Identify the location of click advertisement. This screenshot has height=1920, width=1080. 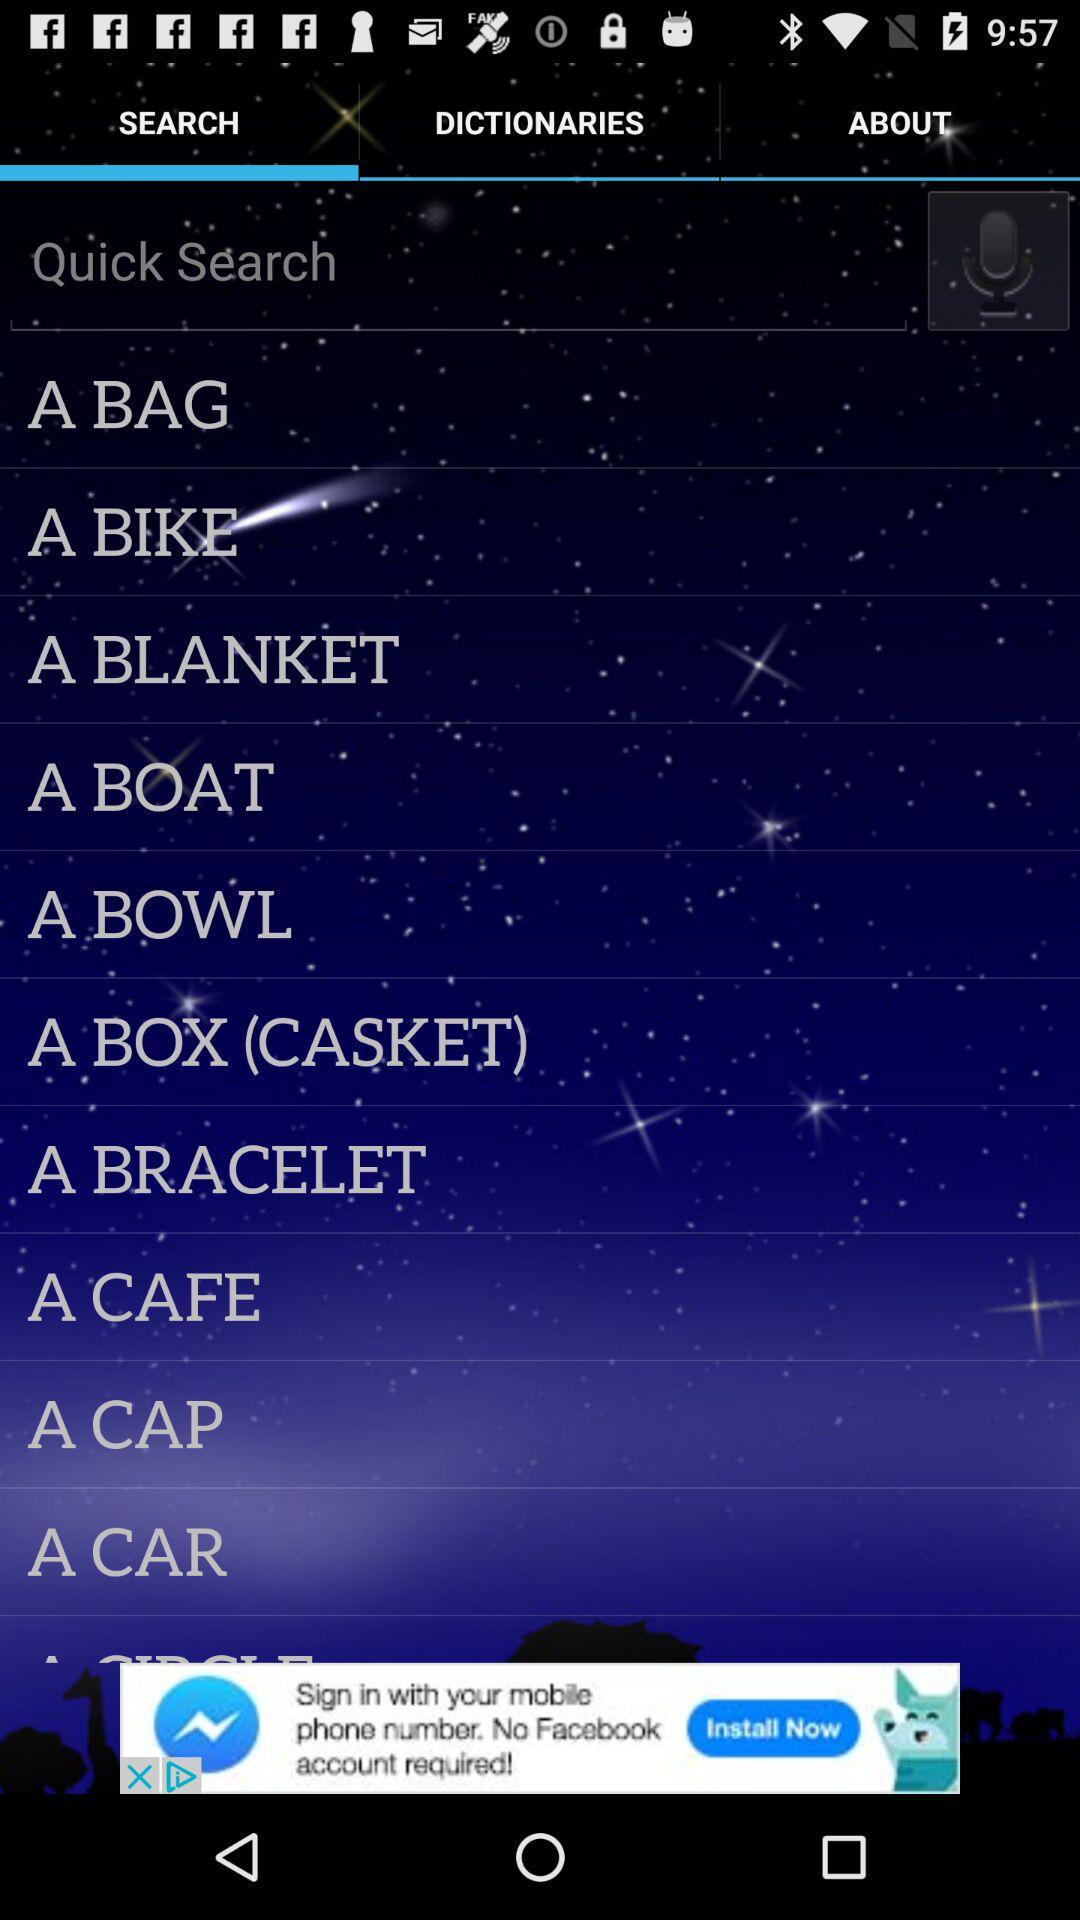
(540, 1727).